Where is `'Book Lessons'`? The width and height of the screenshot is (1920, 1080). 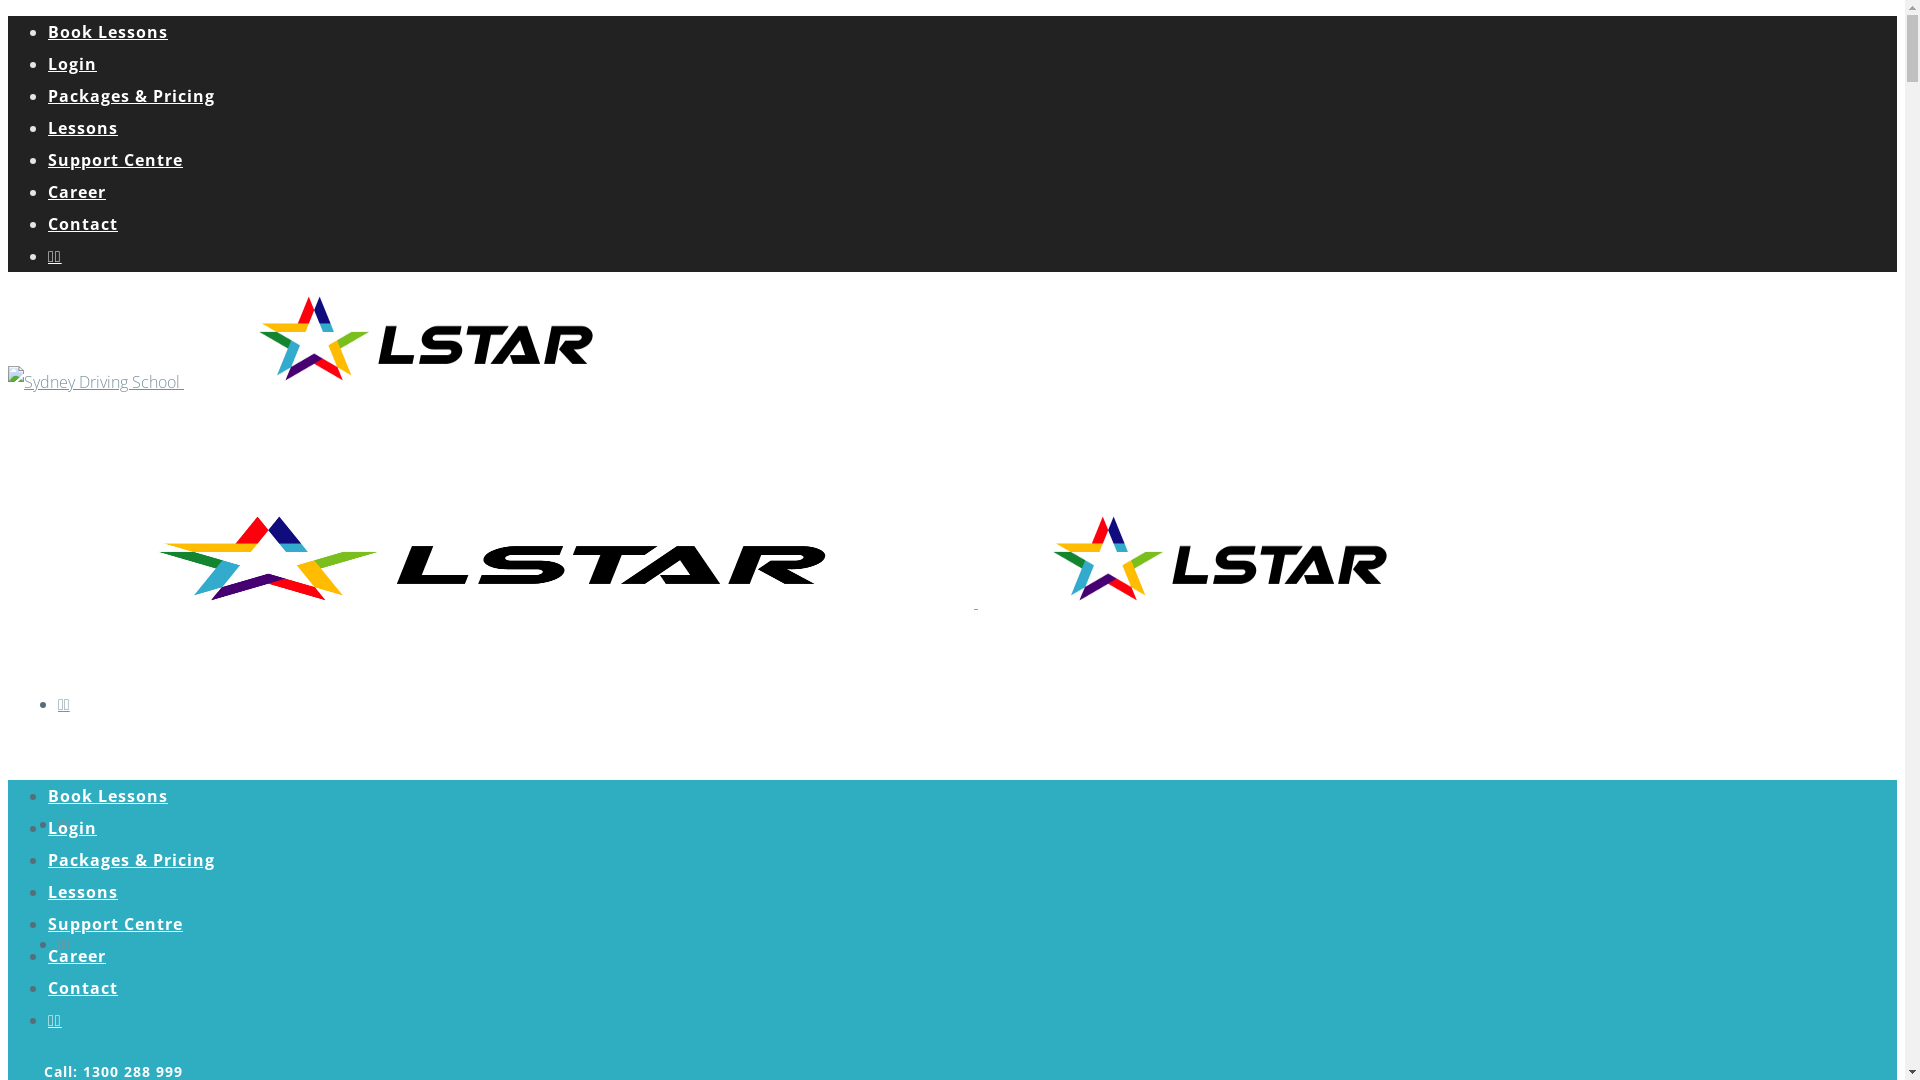
'Book Lessons' is located at coordinates (106, 794).